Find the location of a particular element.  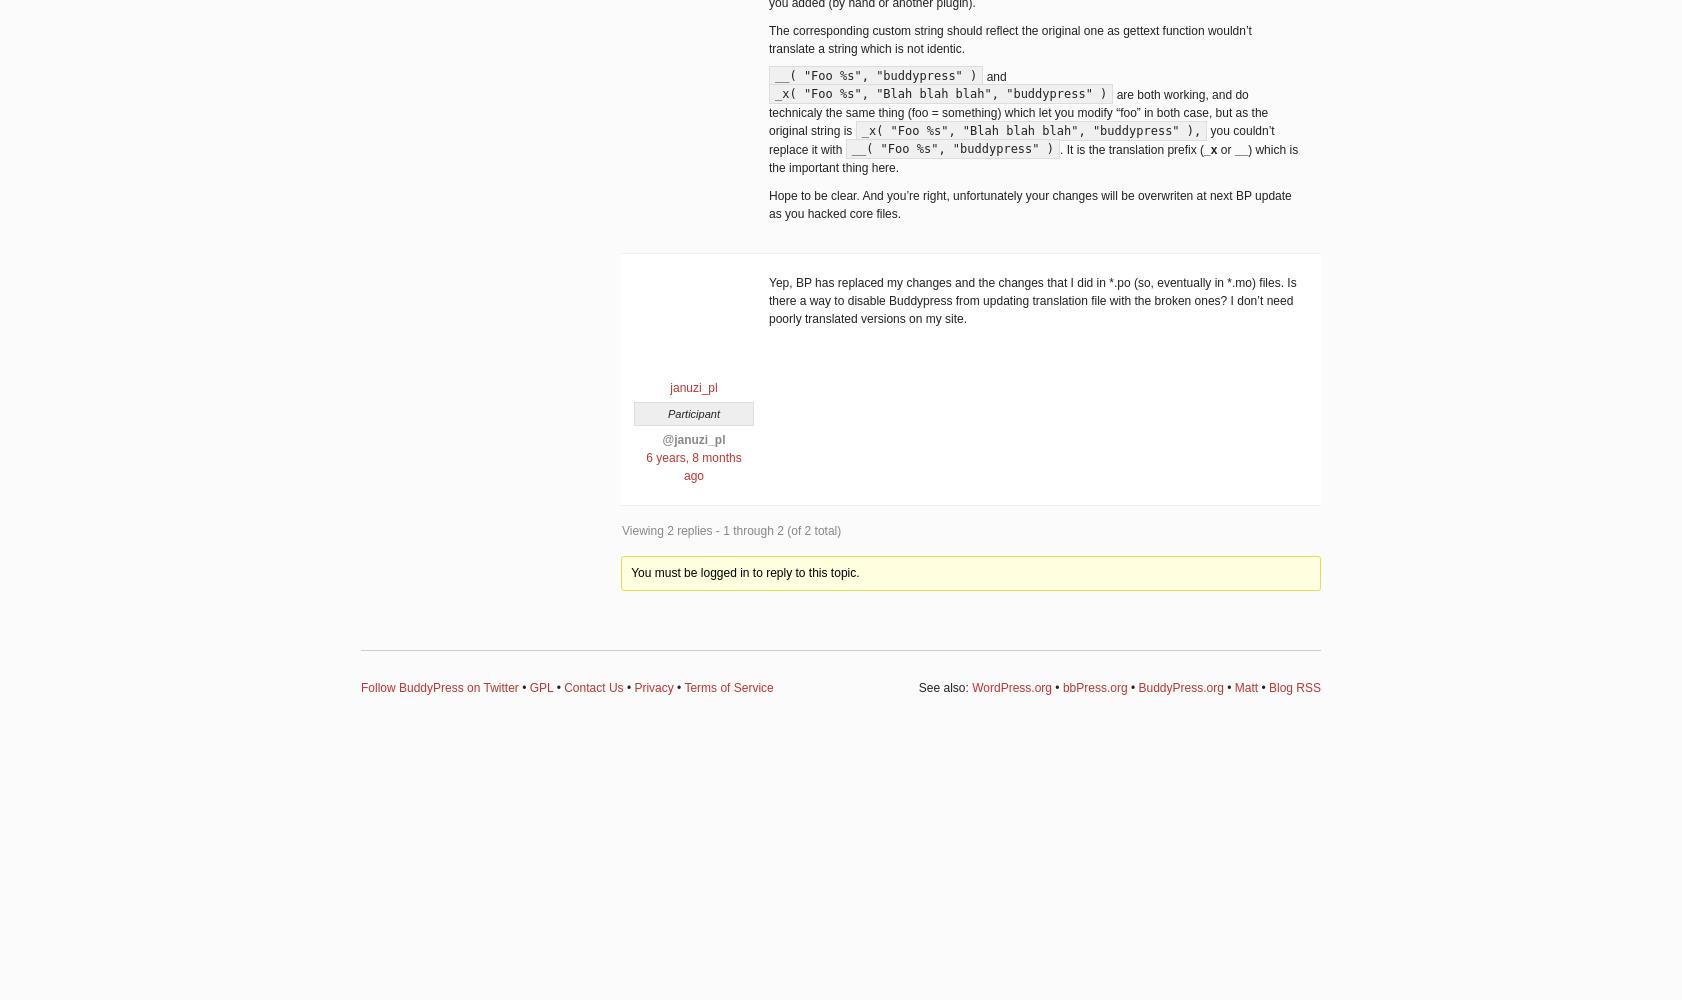

'Follow BuddyPress on Twitter' is located at coordinates (439, 687).